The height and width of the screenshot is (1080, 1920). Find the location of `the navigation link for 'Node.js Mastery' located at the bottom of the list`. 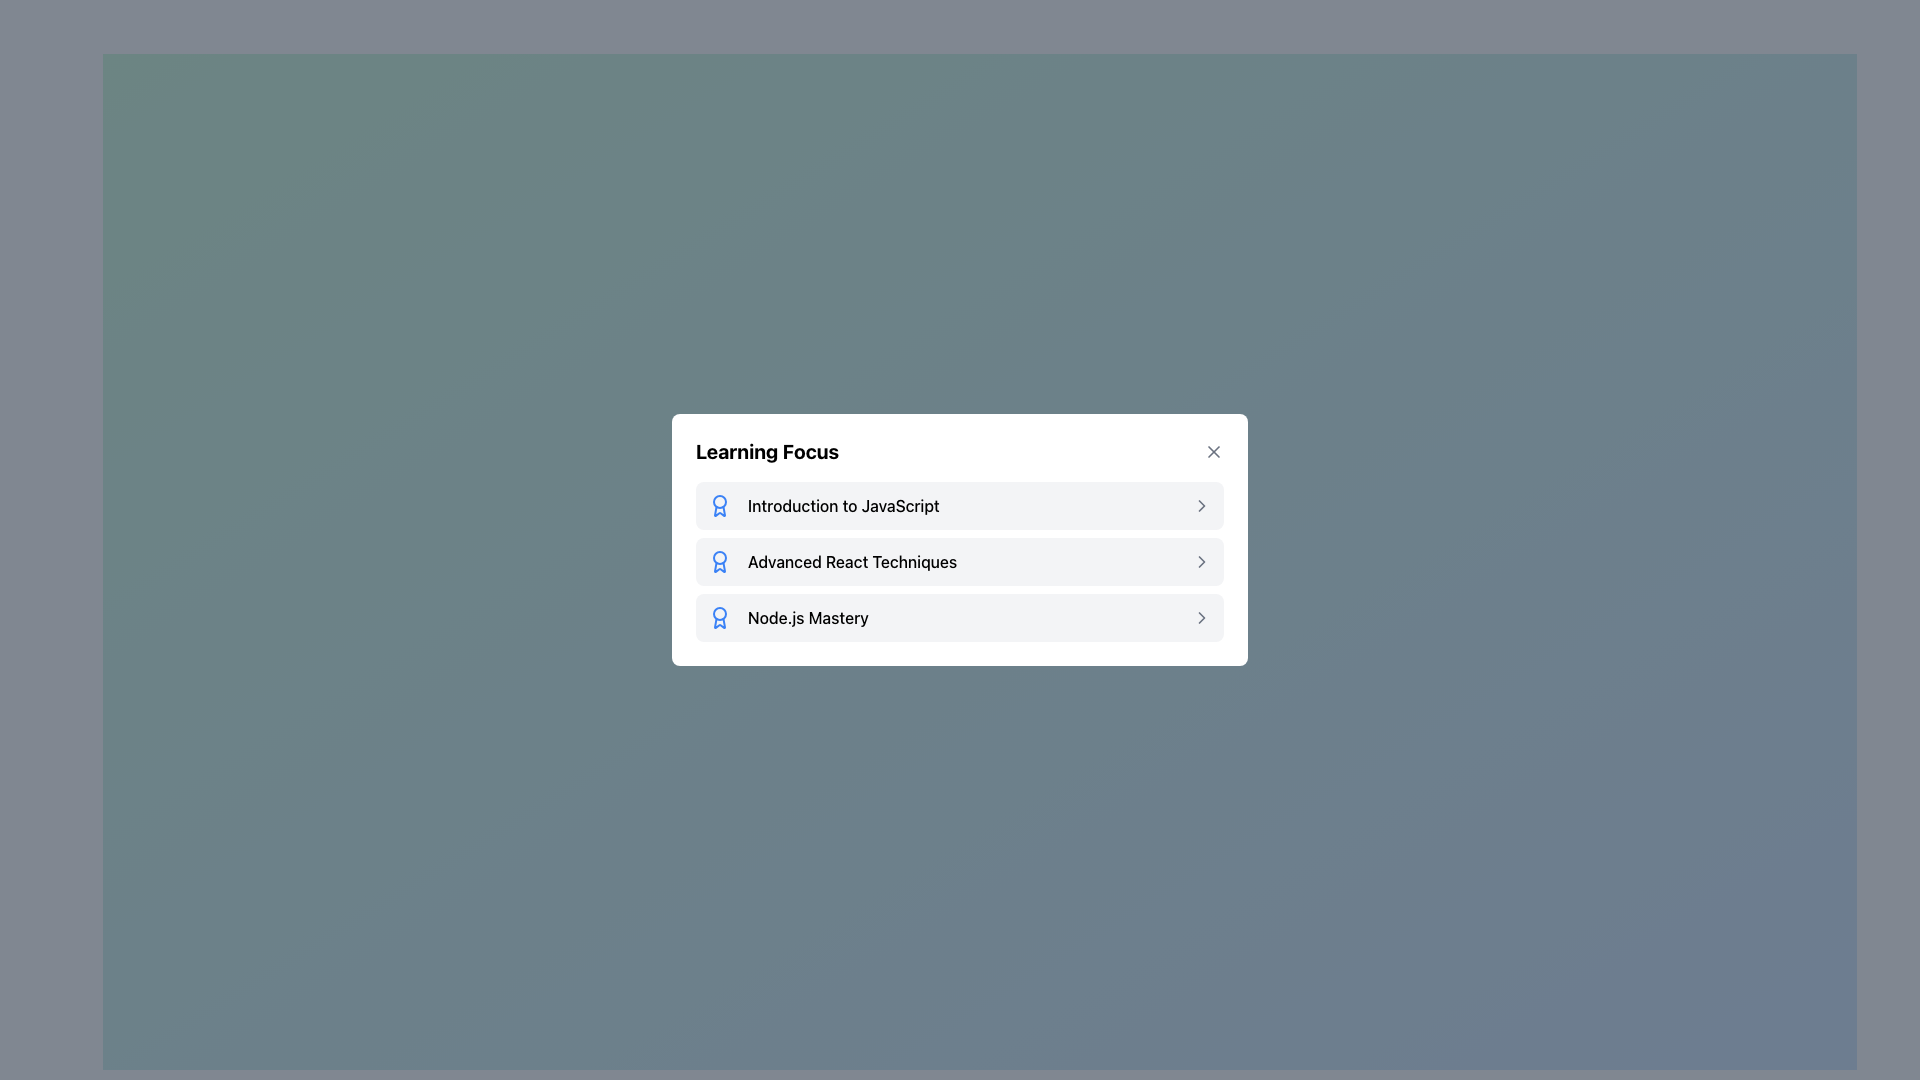

the navigation link for 'Node.js Mastery' located at the bottom of the list is located at coordinates (960, 616).